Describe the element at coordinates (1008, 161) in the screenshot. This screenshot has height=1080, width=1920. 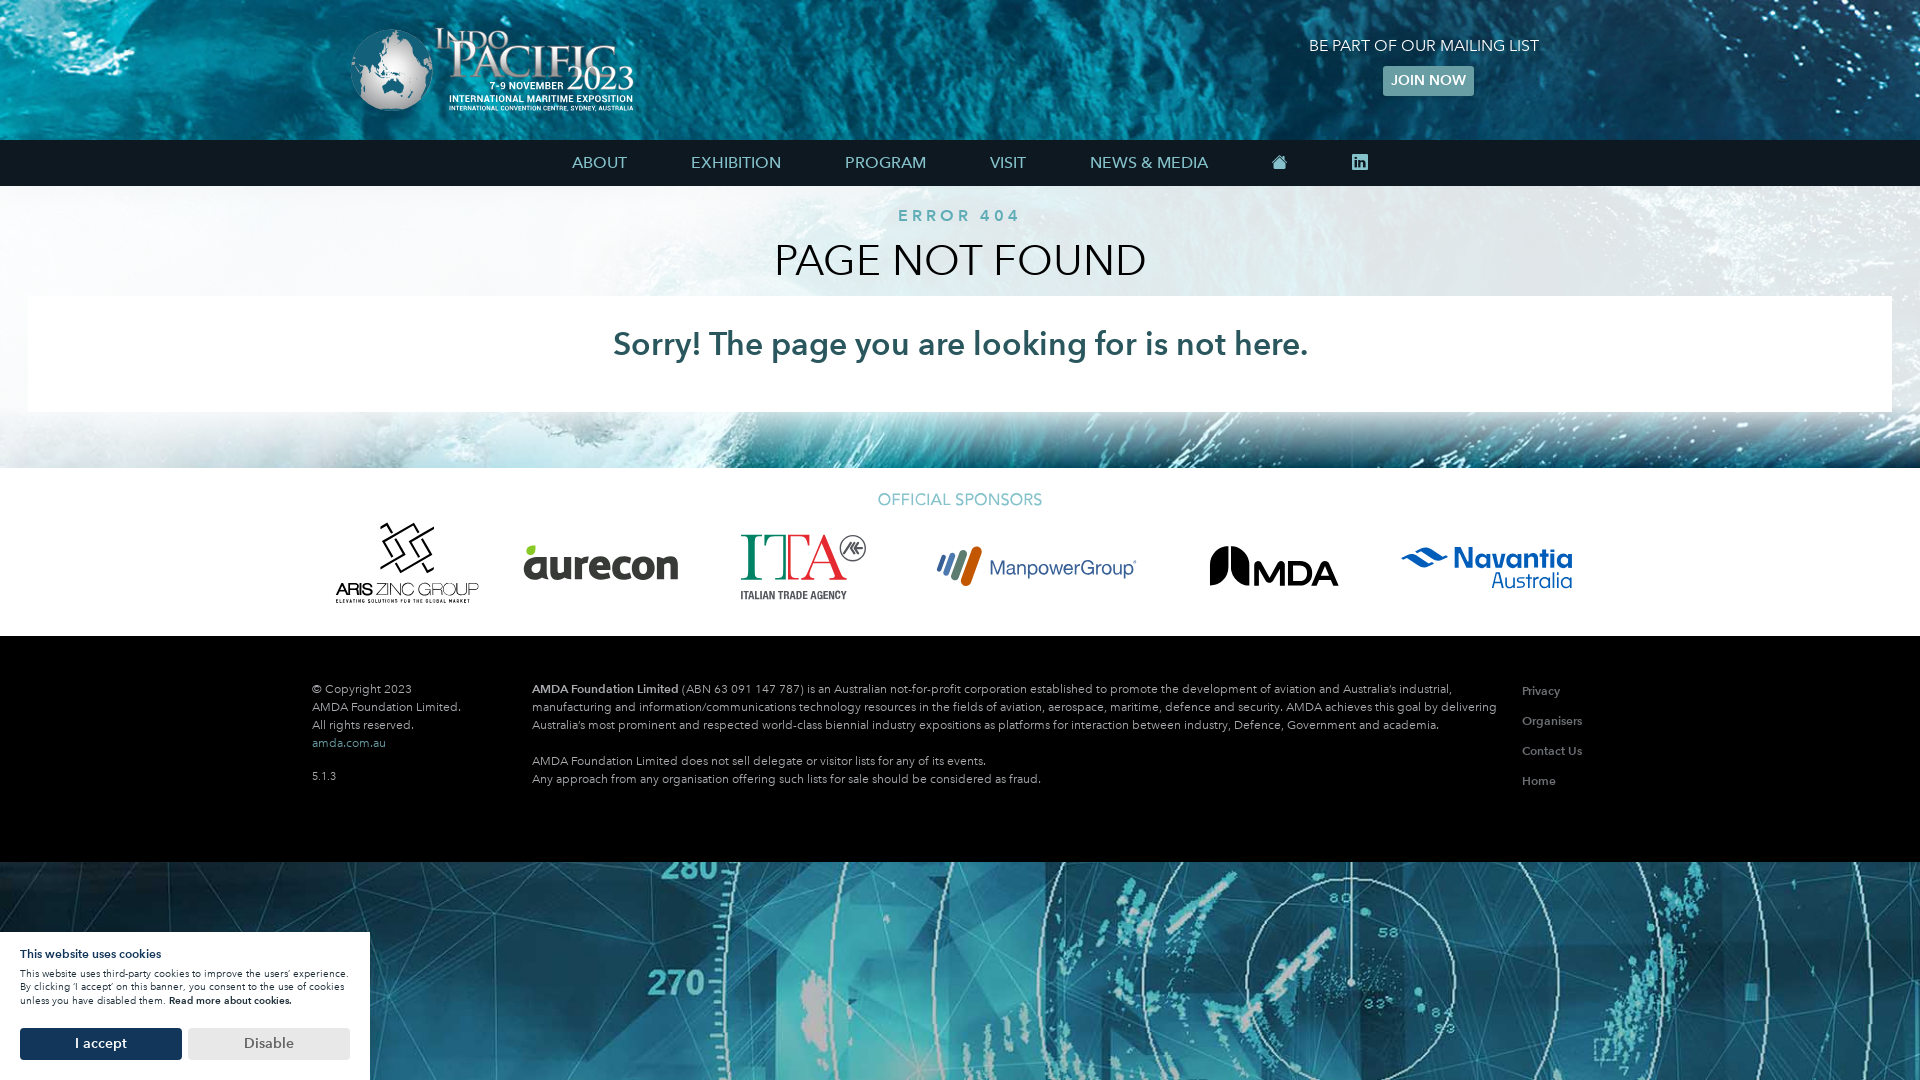
I see `'VISIT'` at that location.